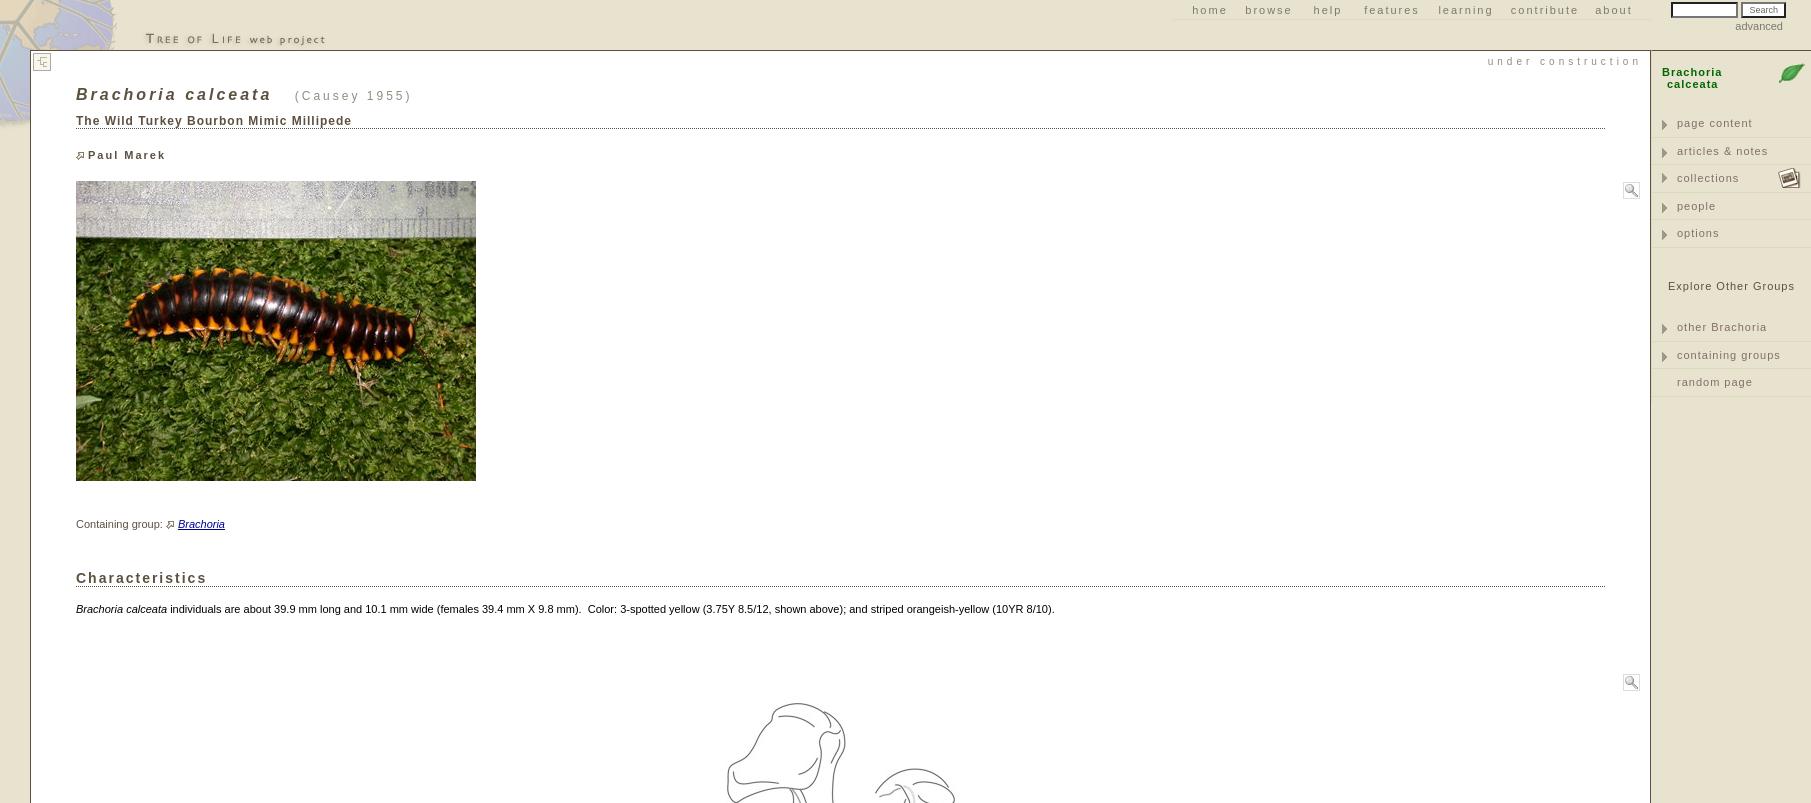 The image size is (1811, 803). What do you see at coordinates (119, 523) in the screenshot?
I see `'Containing group:'` at bounding box center [119, 523].